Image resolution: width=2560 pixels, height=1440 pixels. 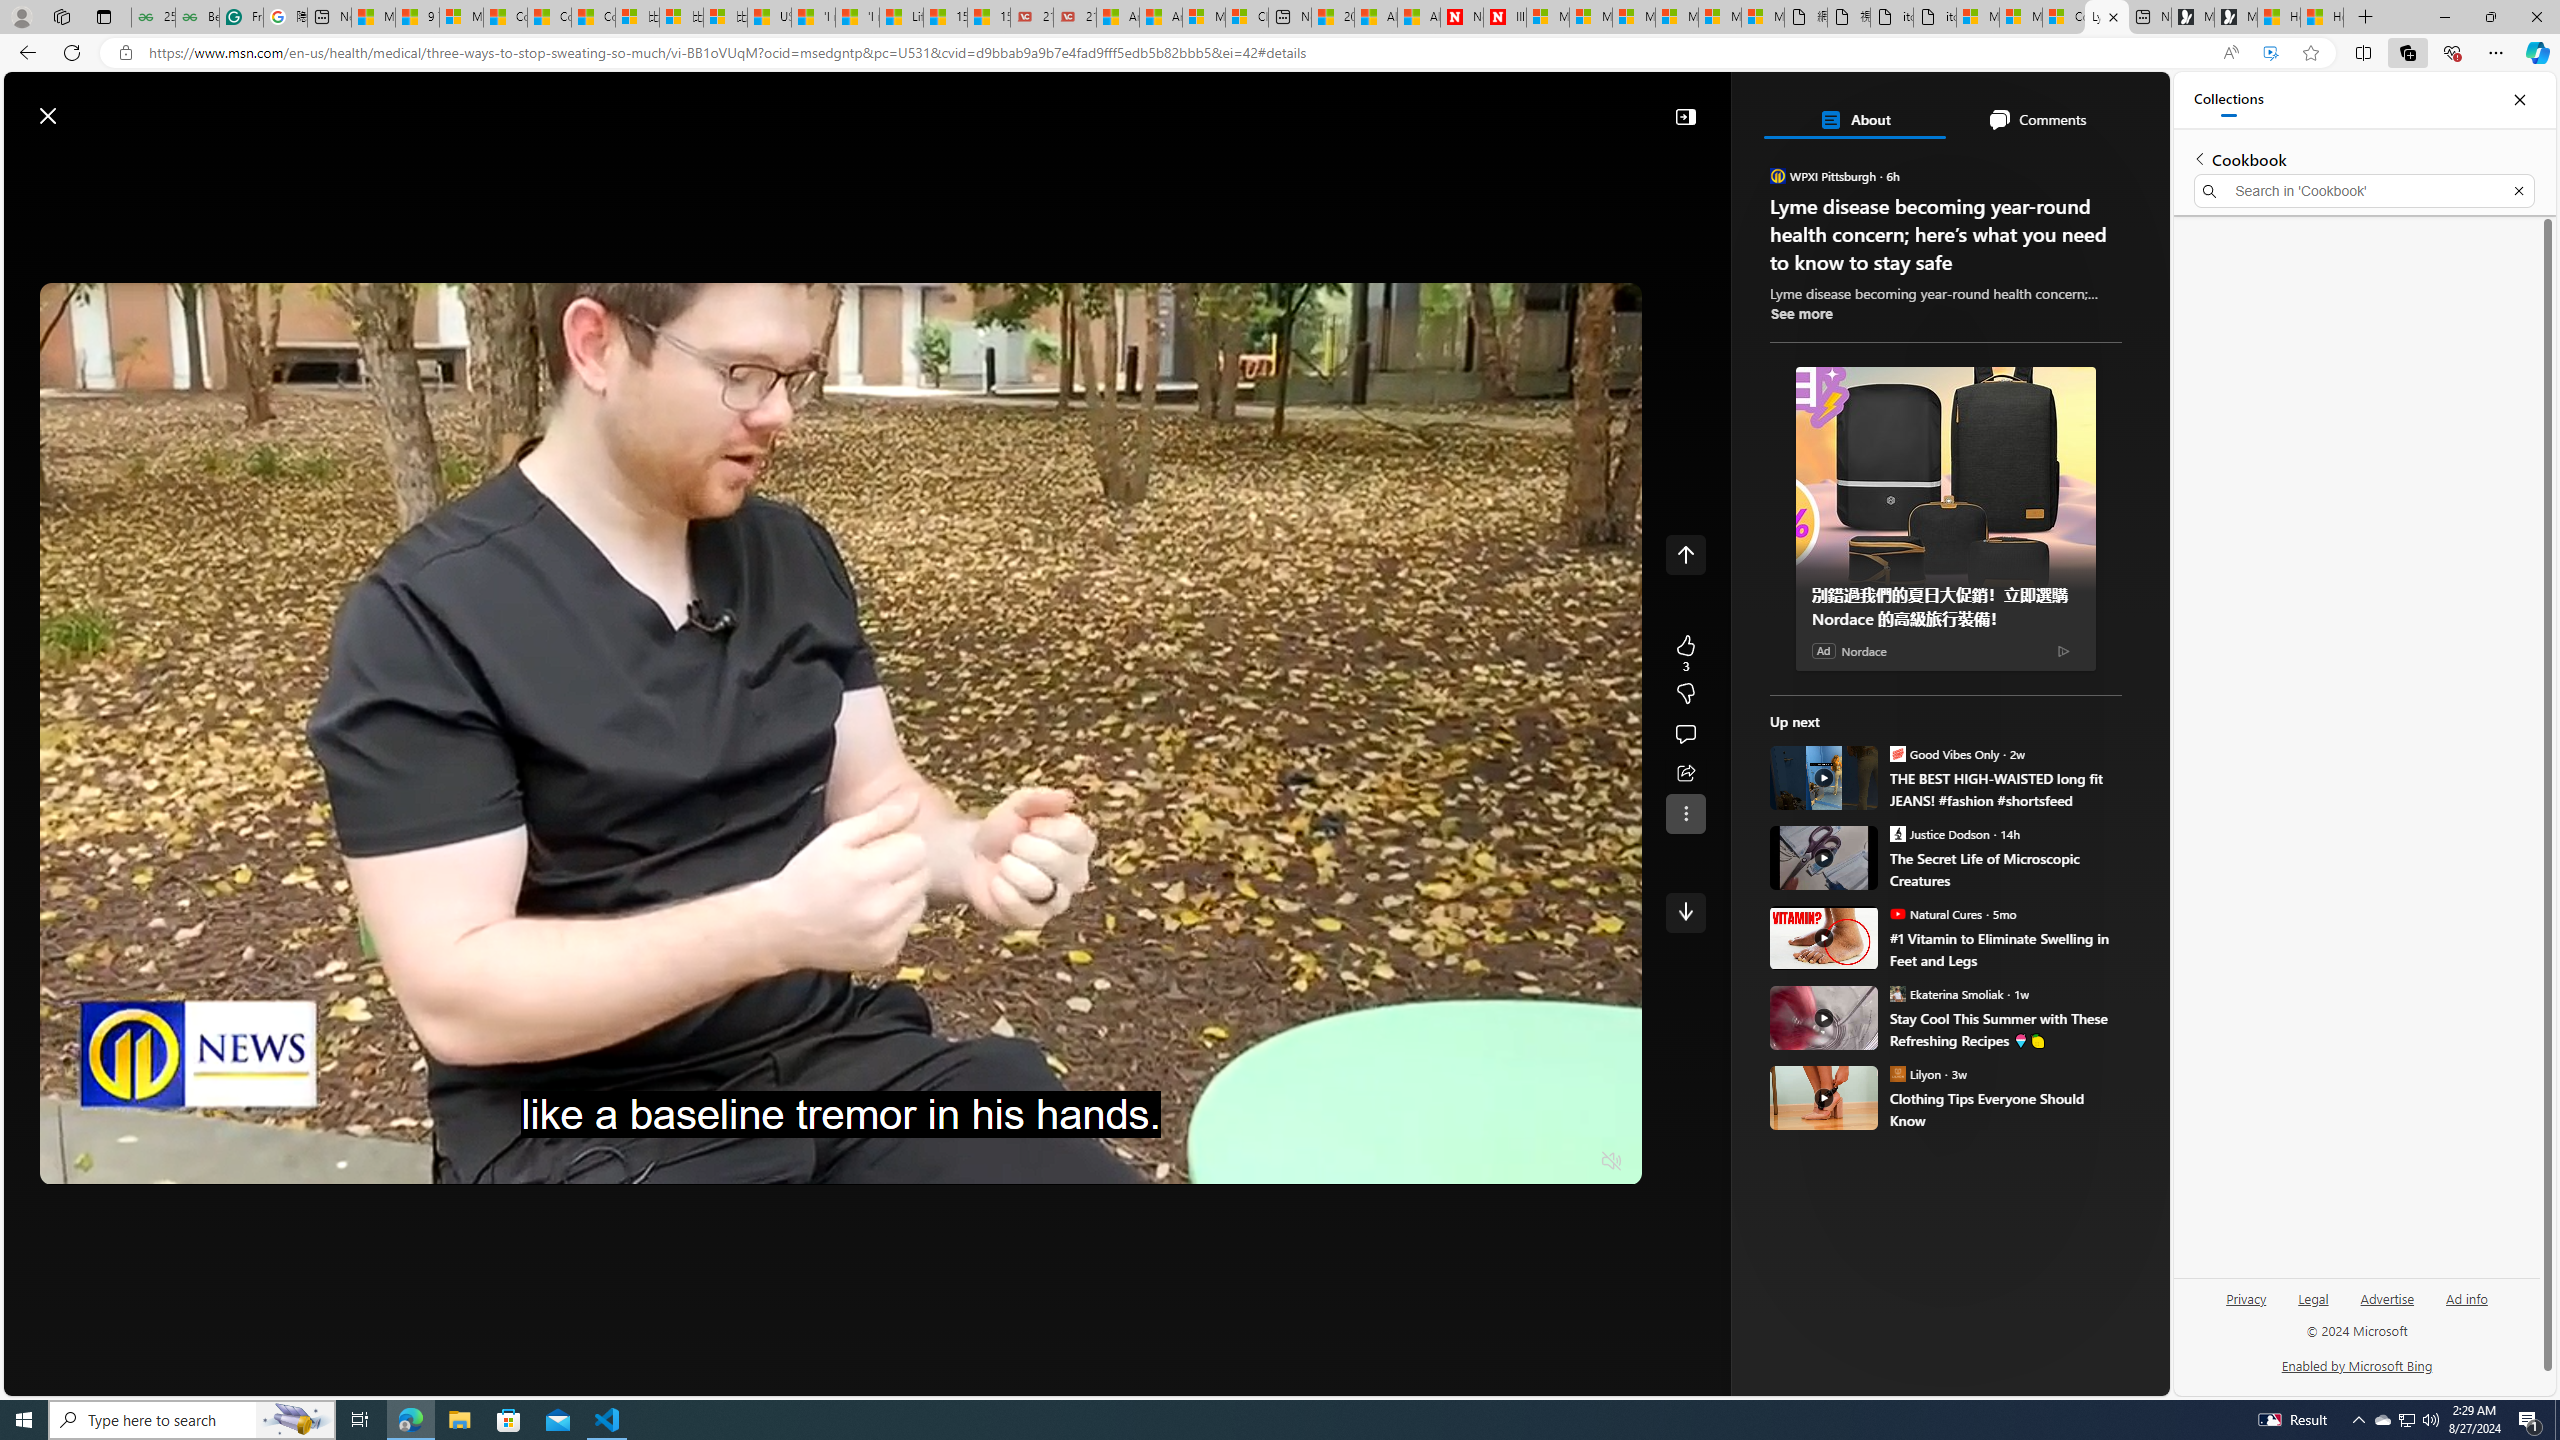 I want to click on 'Advertise', so click(x=2386, y=1298).